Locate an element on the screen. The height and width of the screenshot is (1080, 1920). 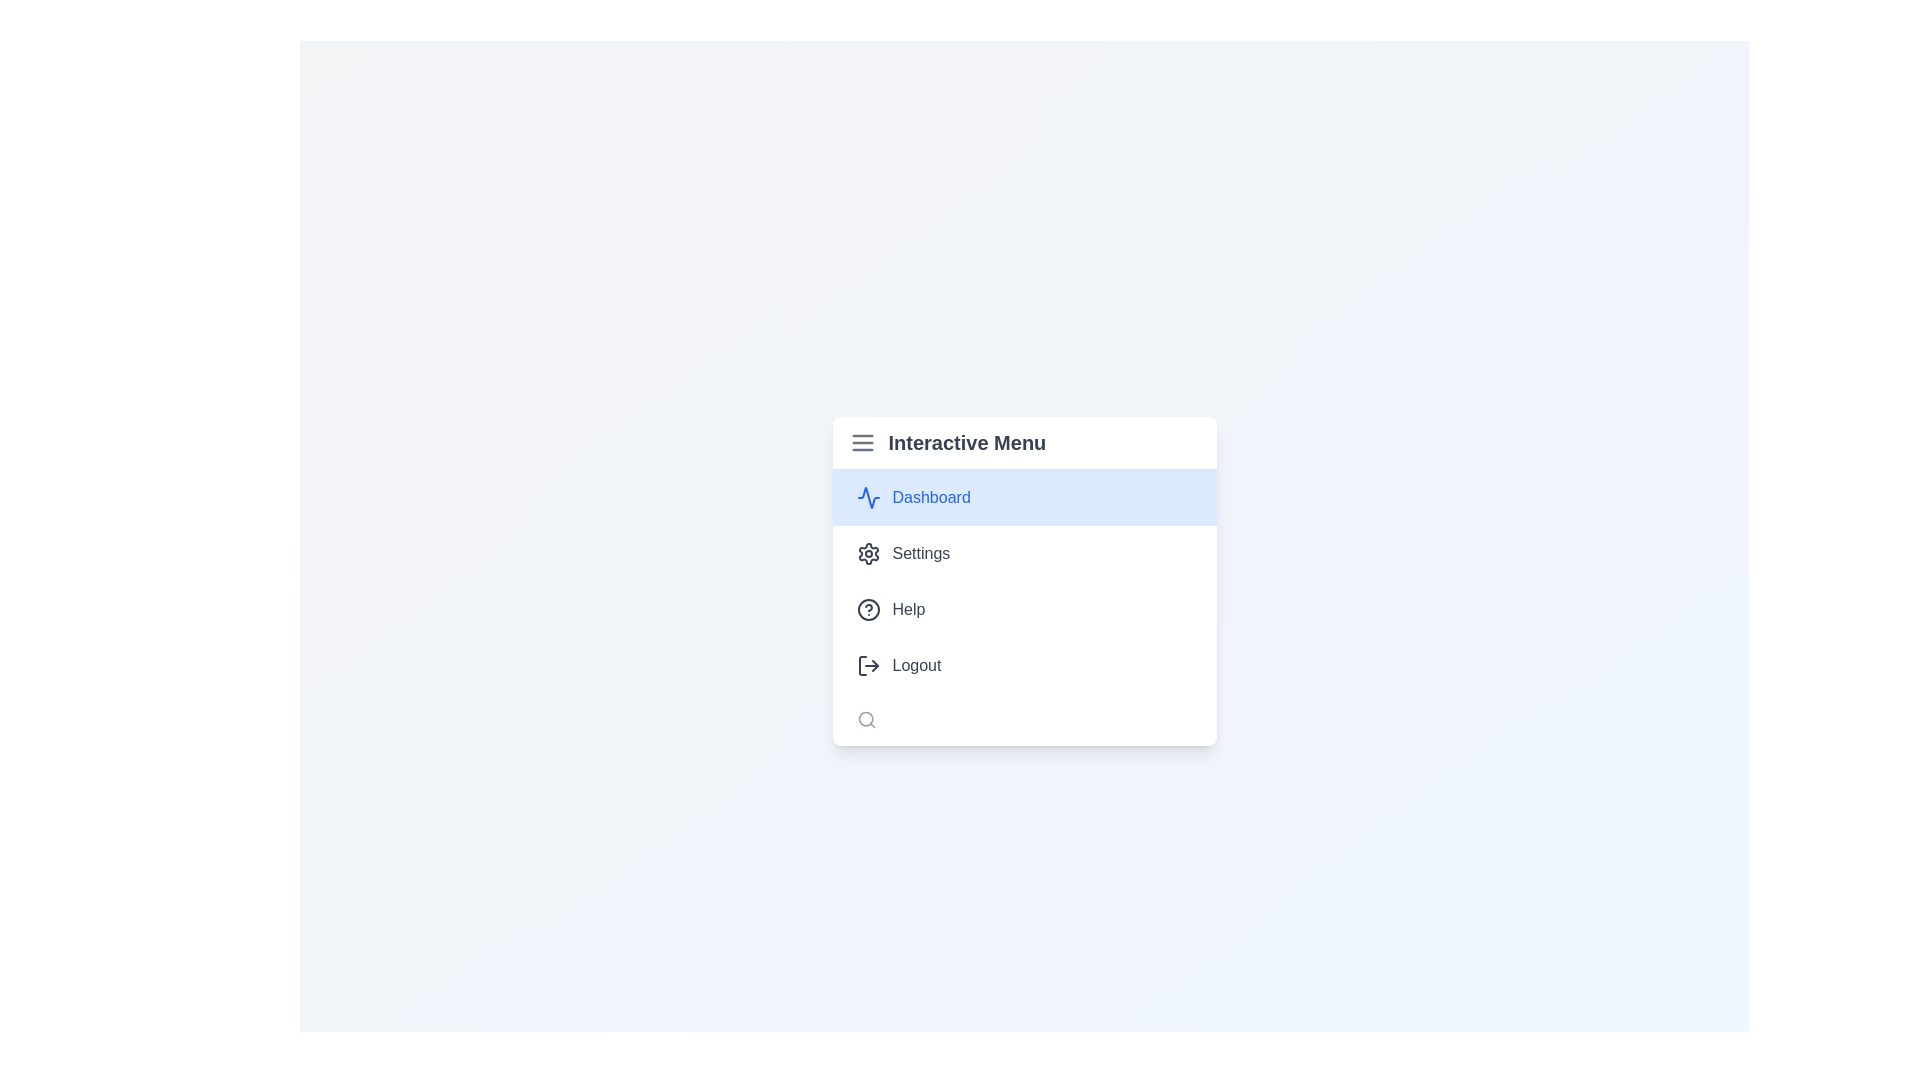
the small graphical icon resembling a waveform or activity indicator located to the left of the 'Dashboard' label in the interactive menu is located at coordinates (868, 496).